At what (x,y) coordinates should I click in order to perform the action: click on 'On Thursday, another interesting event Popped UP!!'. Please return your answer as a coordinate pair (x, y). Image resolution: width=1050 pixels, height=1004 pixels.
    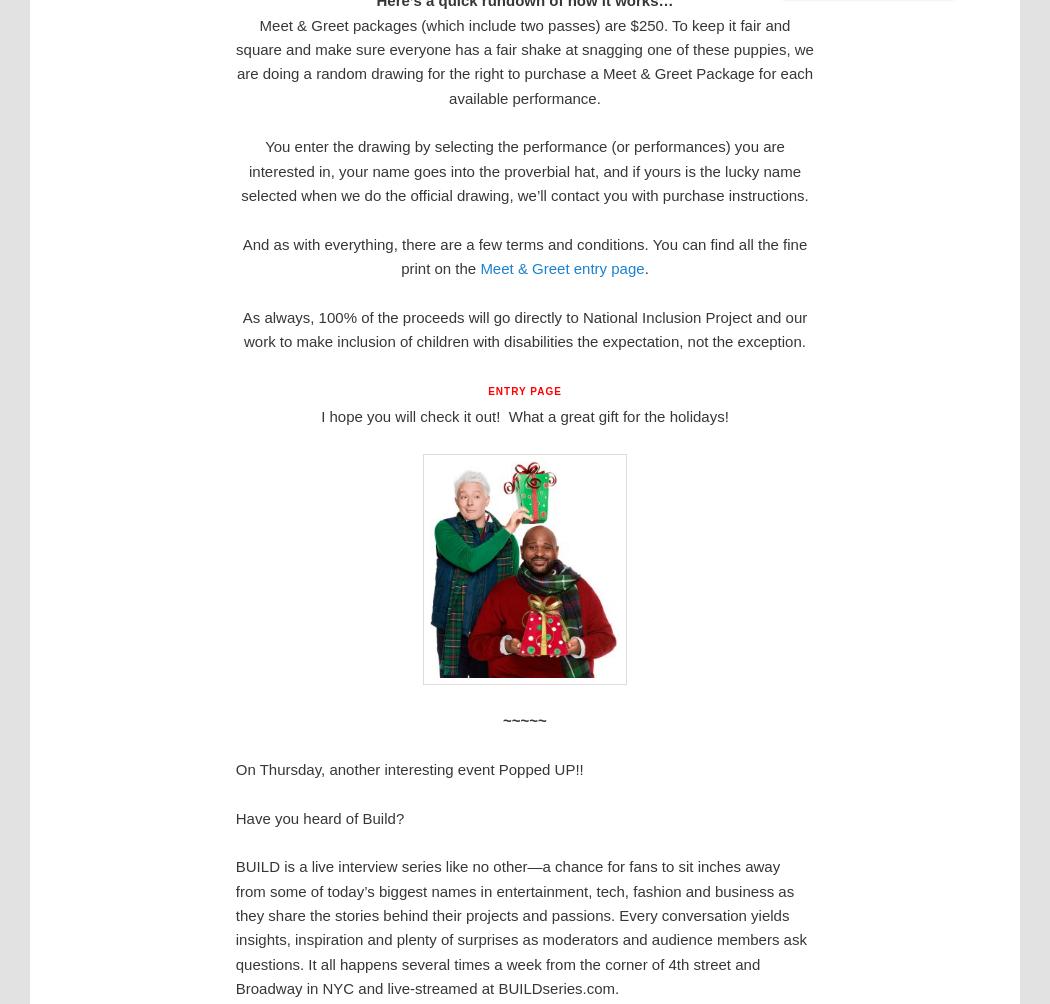
    Looking at the image, I should click on (408, 768).